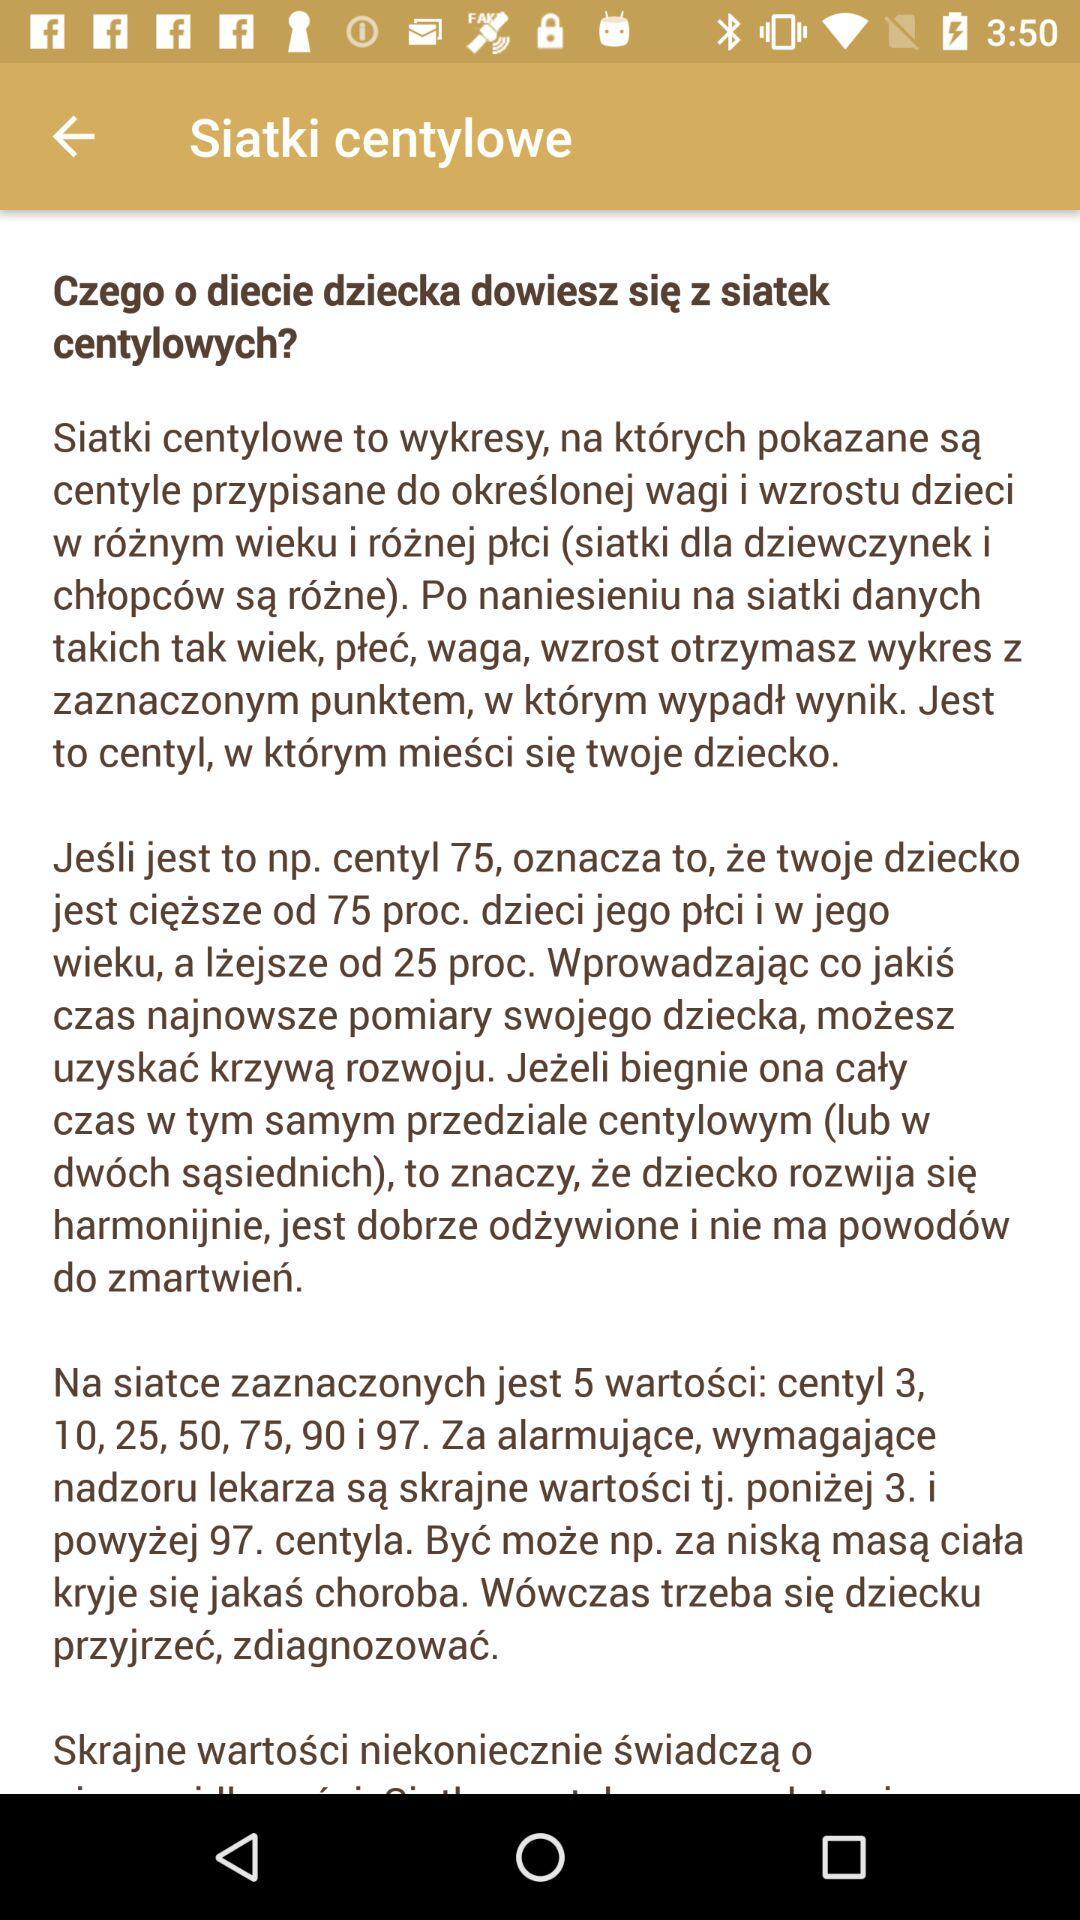 Image resolution: width=1080 pixels, height=1920 pixels. What do you see at coordinates (540, 314) in the screenshot?
I see `icon above the siatki centylowe to icon` at bounding box center [540, 314].